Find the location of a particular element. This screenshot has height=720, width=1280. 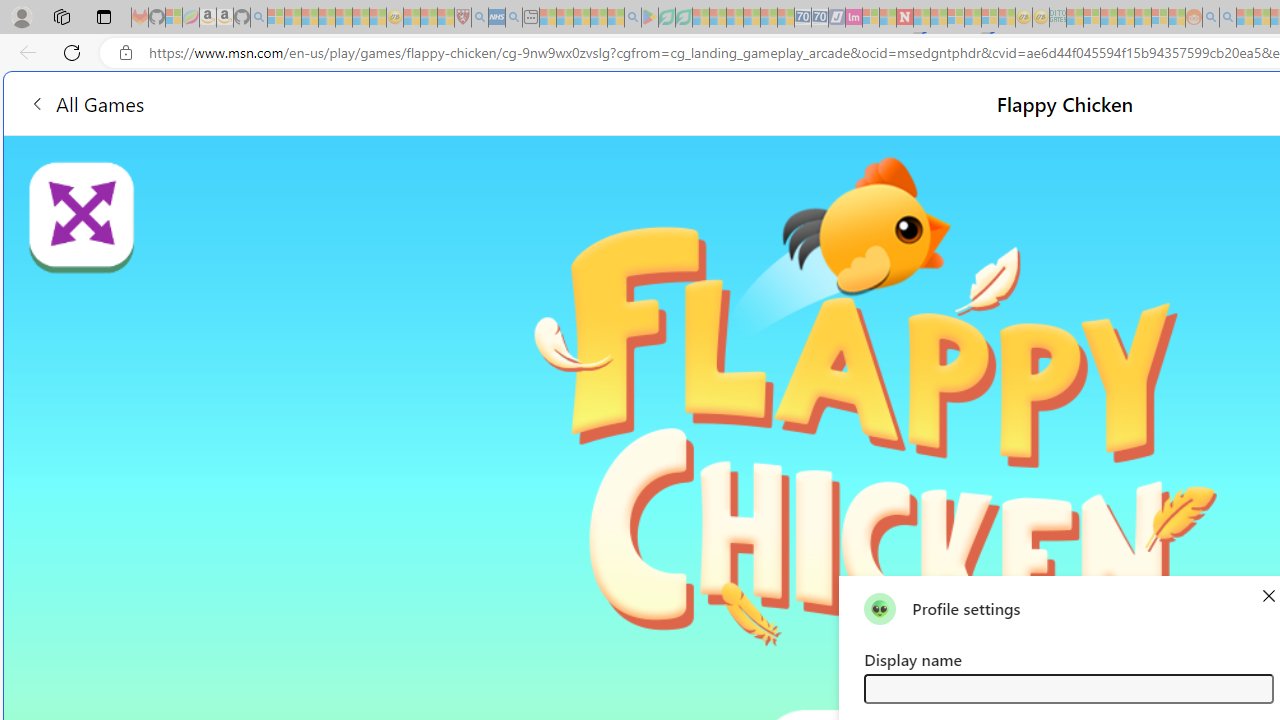

'All Games' is located at coordinates (85, 103).